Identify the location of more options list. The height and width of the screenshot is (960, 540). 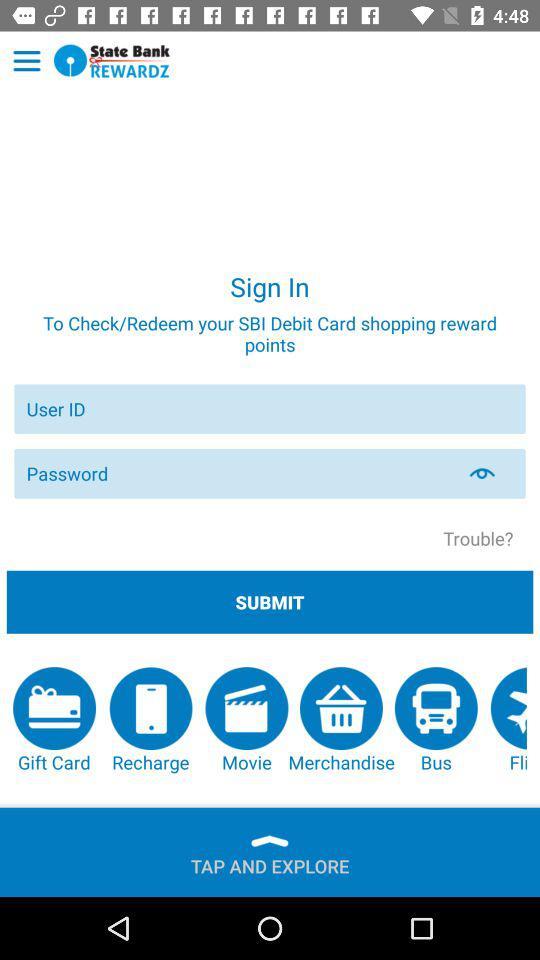
(26, 61).